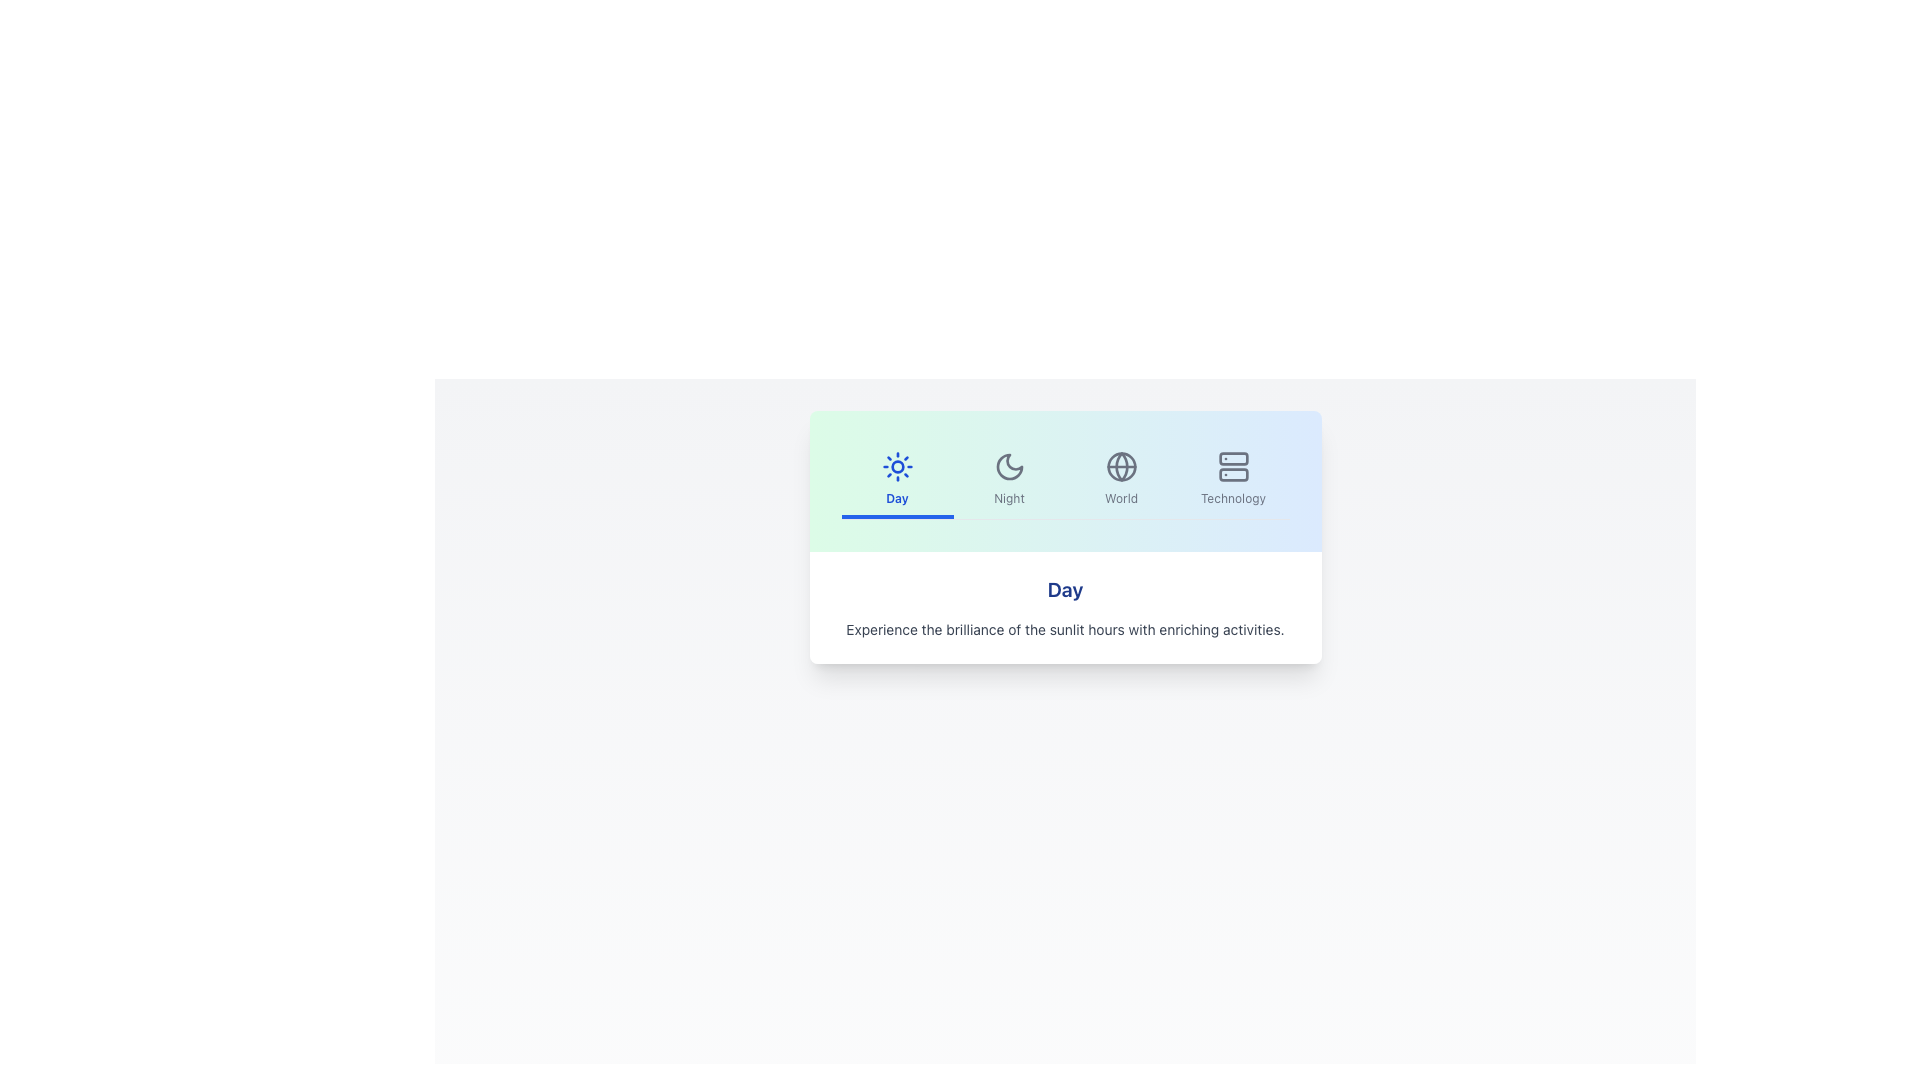  I want to click on the text label displaying the word 'Night', which is positioned below a moon-shaped icon within the 'Night' tab of the interface, so click(1009, 497).